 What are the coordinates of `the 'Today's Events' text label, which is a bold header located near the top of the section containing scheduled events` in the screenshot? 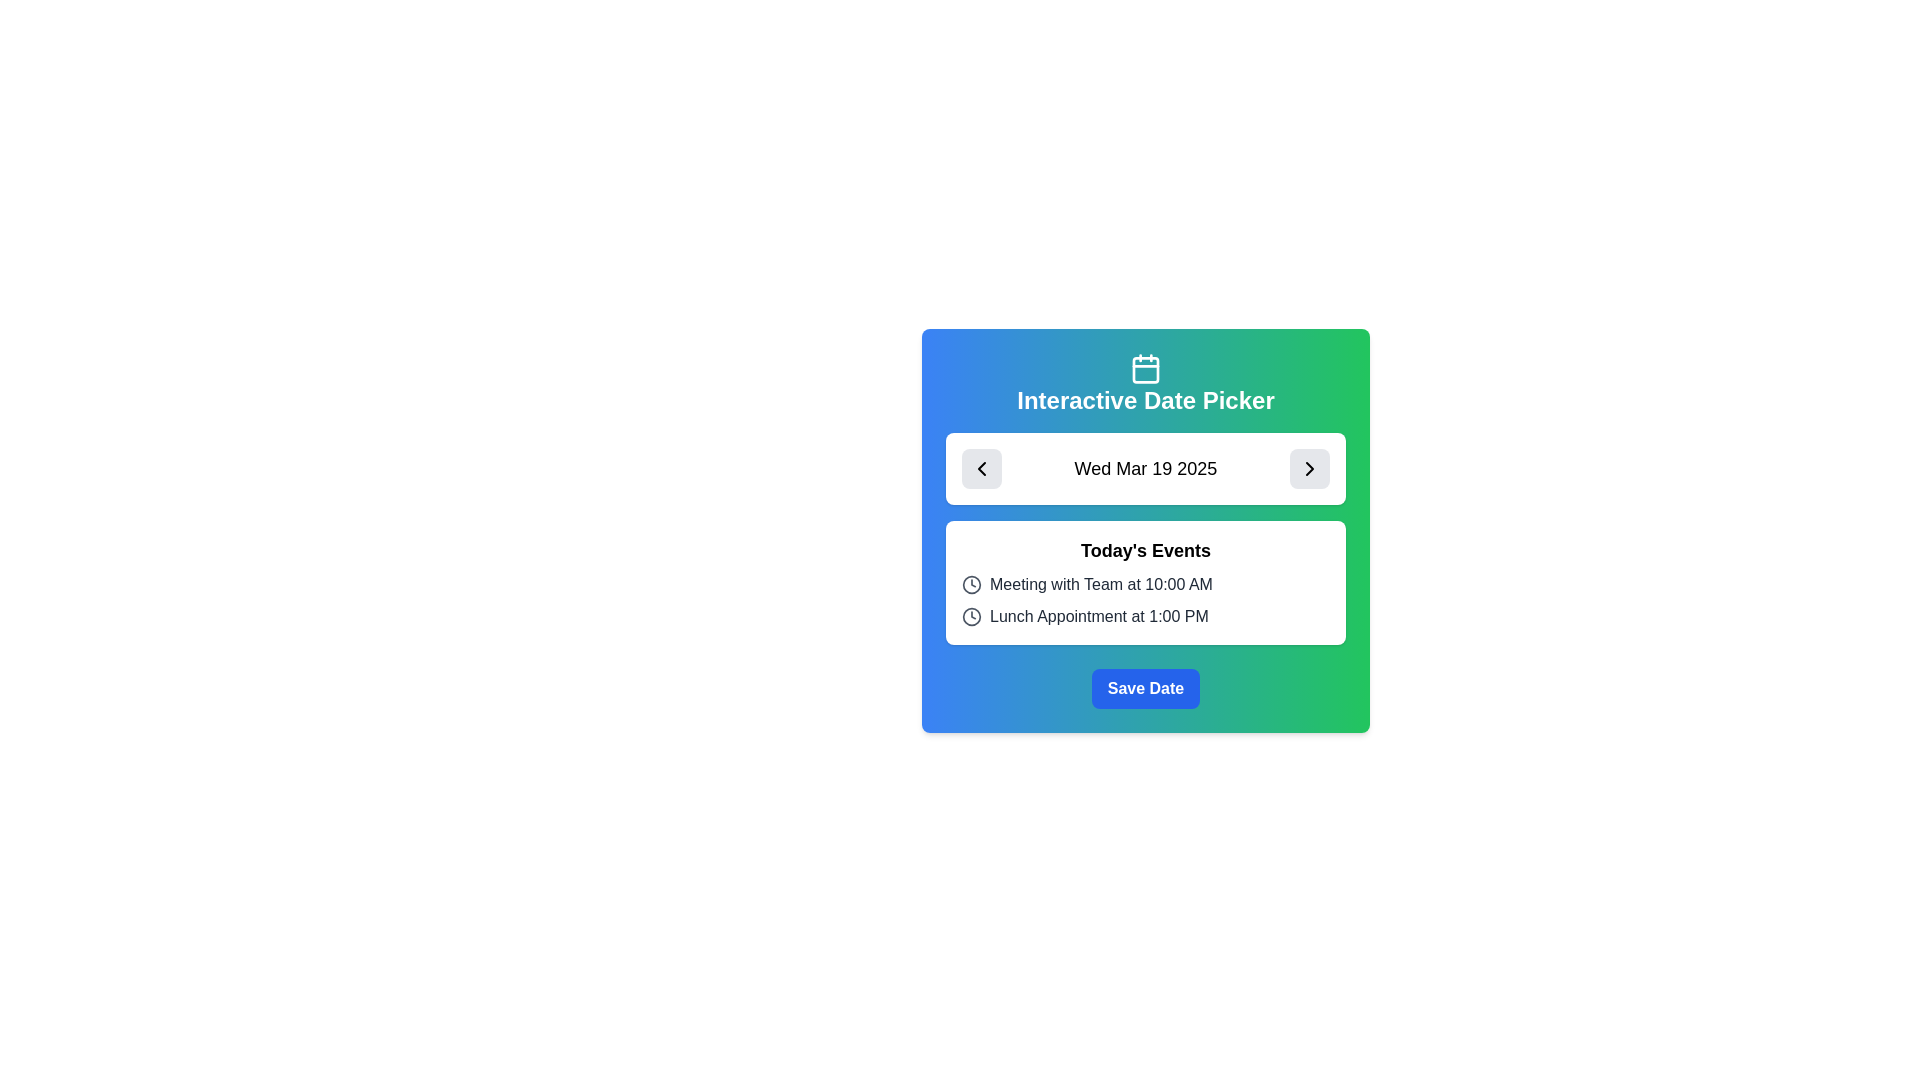 It's located at (1146, 551).